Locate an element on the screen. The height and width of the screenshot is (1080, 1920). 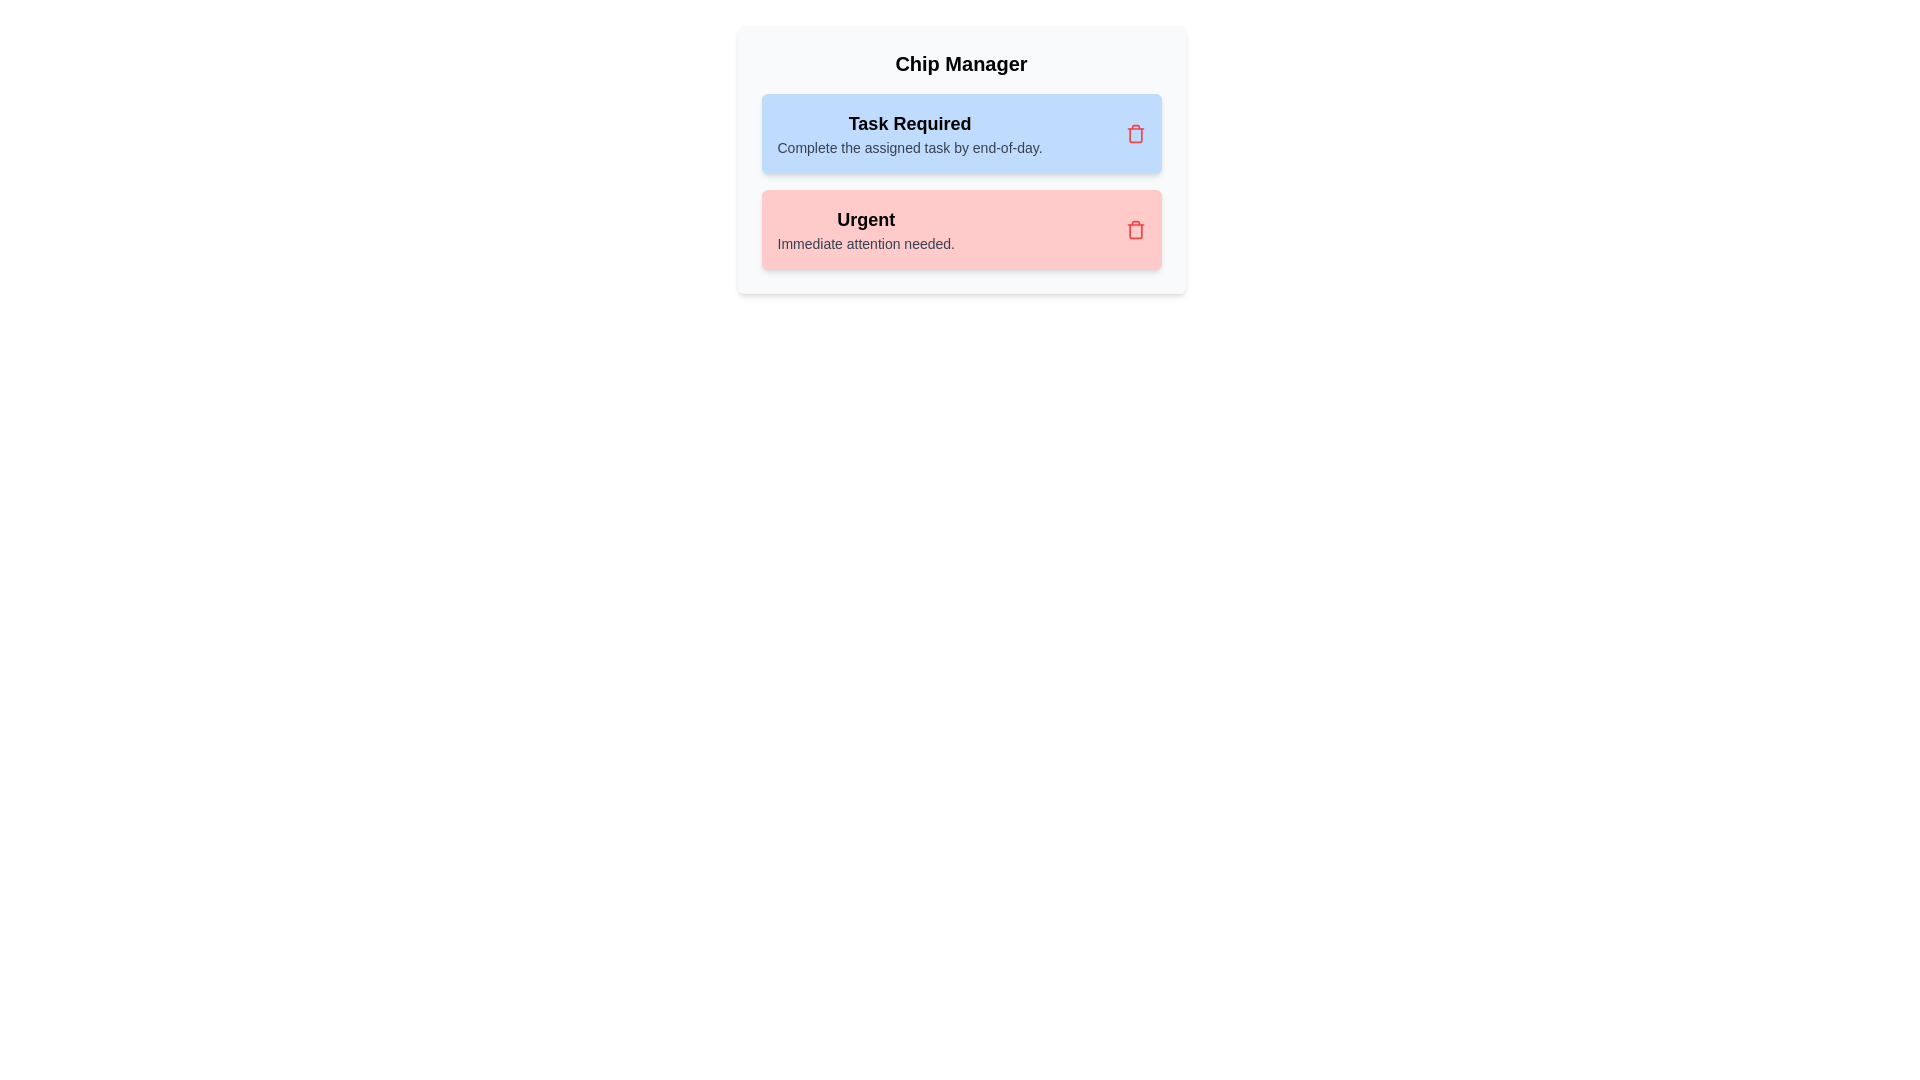
the delete button of the chip labeled 'Urgent' is located at coordinates (1135, 229).